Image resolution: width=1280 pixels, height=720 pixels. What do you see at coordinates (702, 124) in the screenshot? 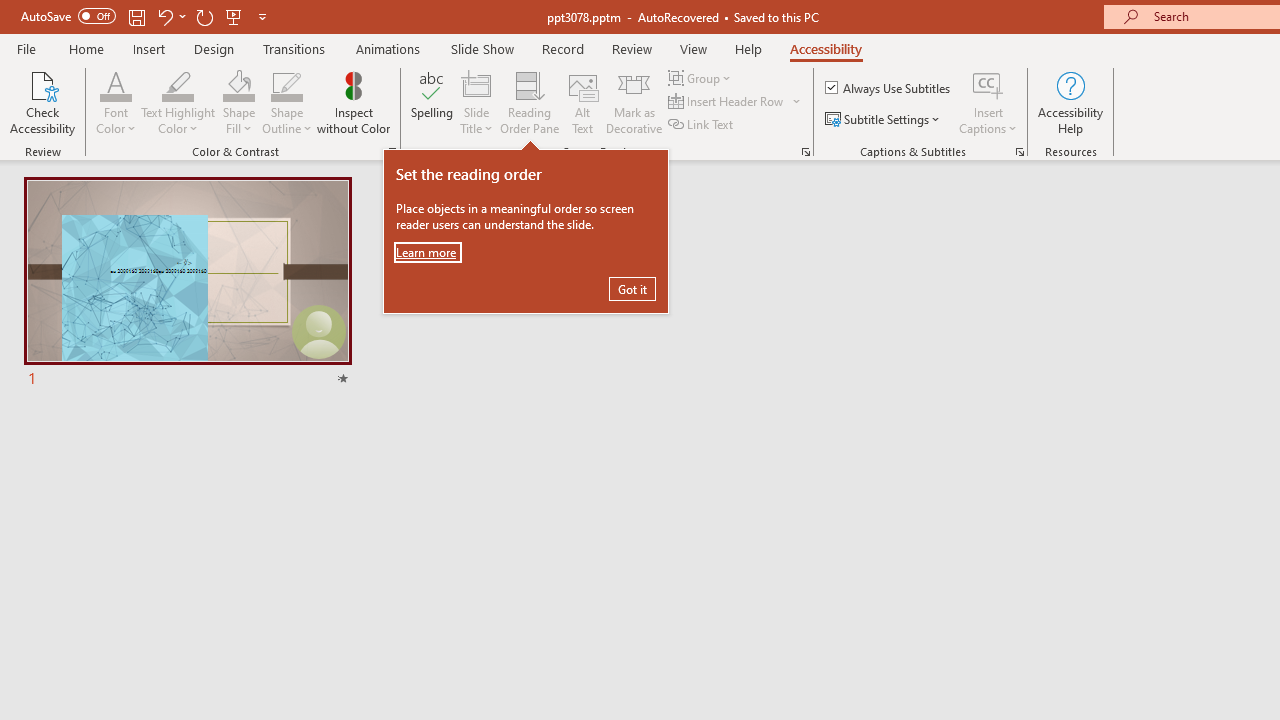
I see `'Link Text'` at bounding box center [702, 124].